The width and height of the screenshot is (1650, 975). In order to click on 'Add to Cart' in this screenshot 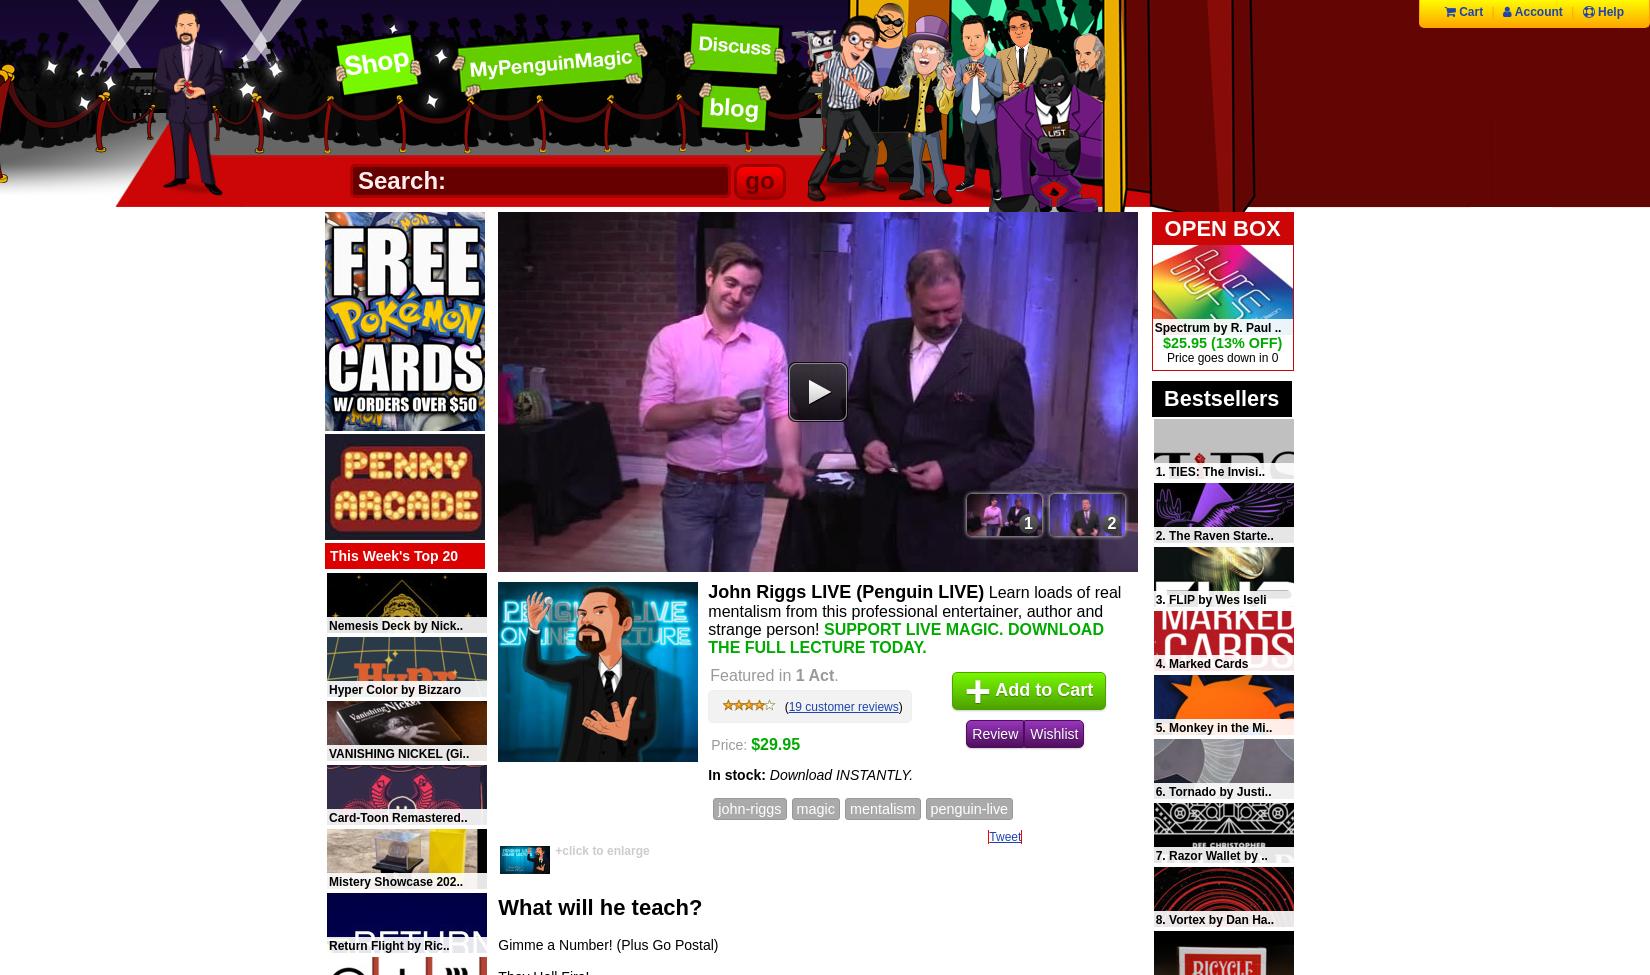, I will do `click(990, 689)`.